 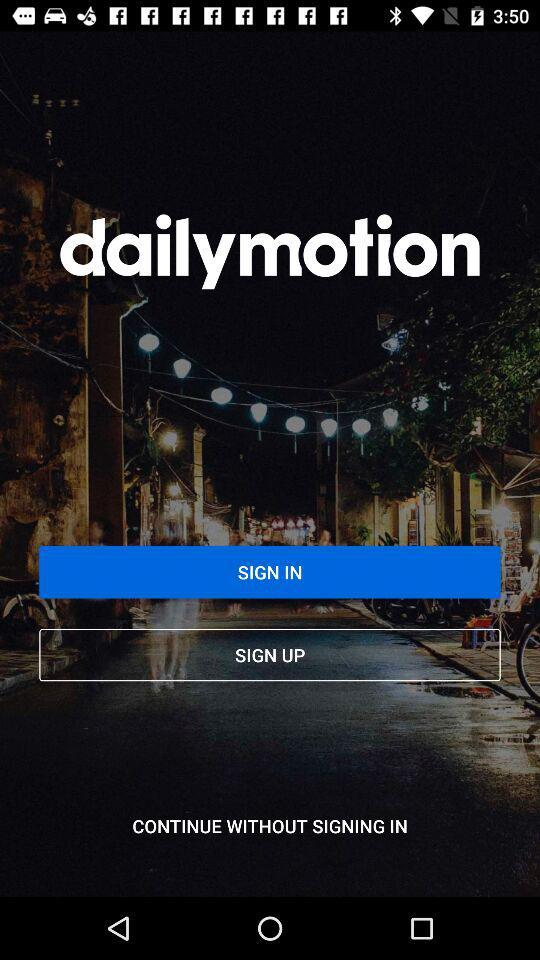 I want to click on the icon above the sign up item, so click(x=270, y=572).